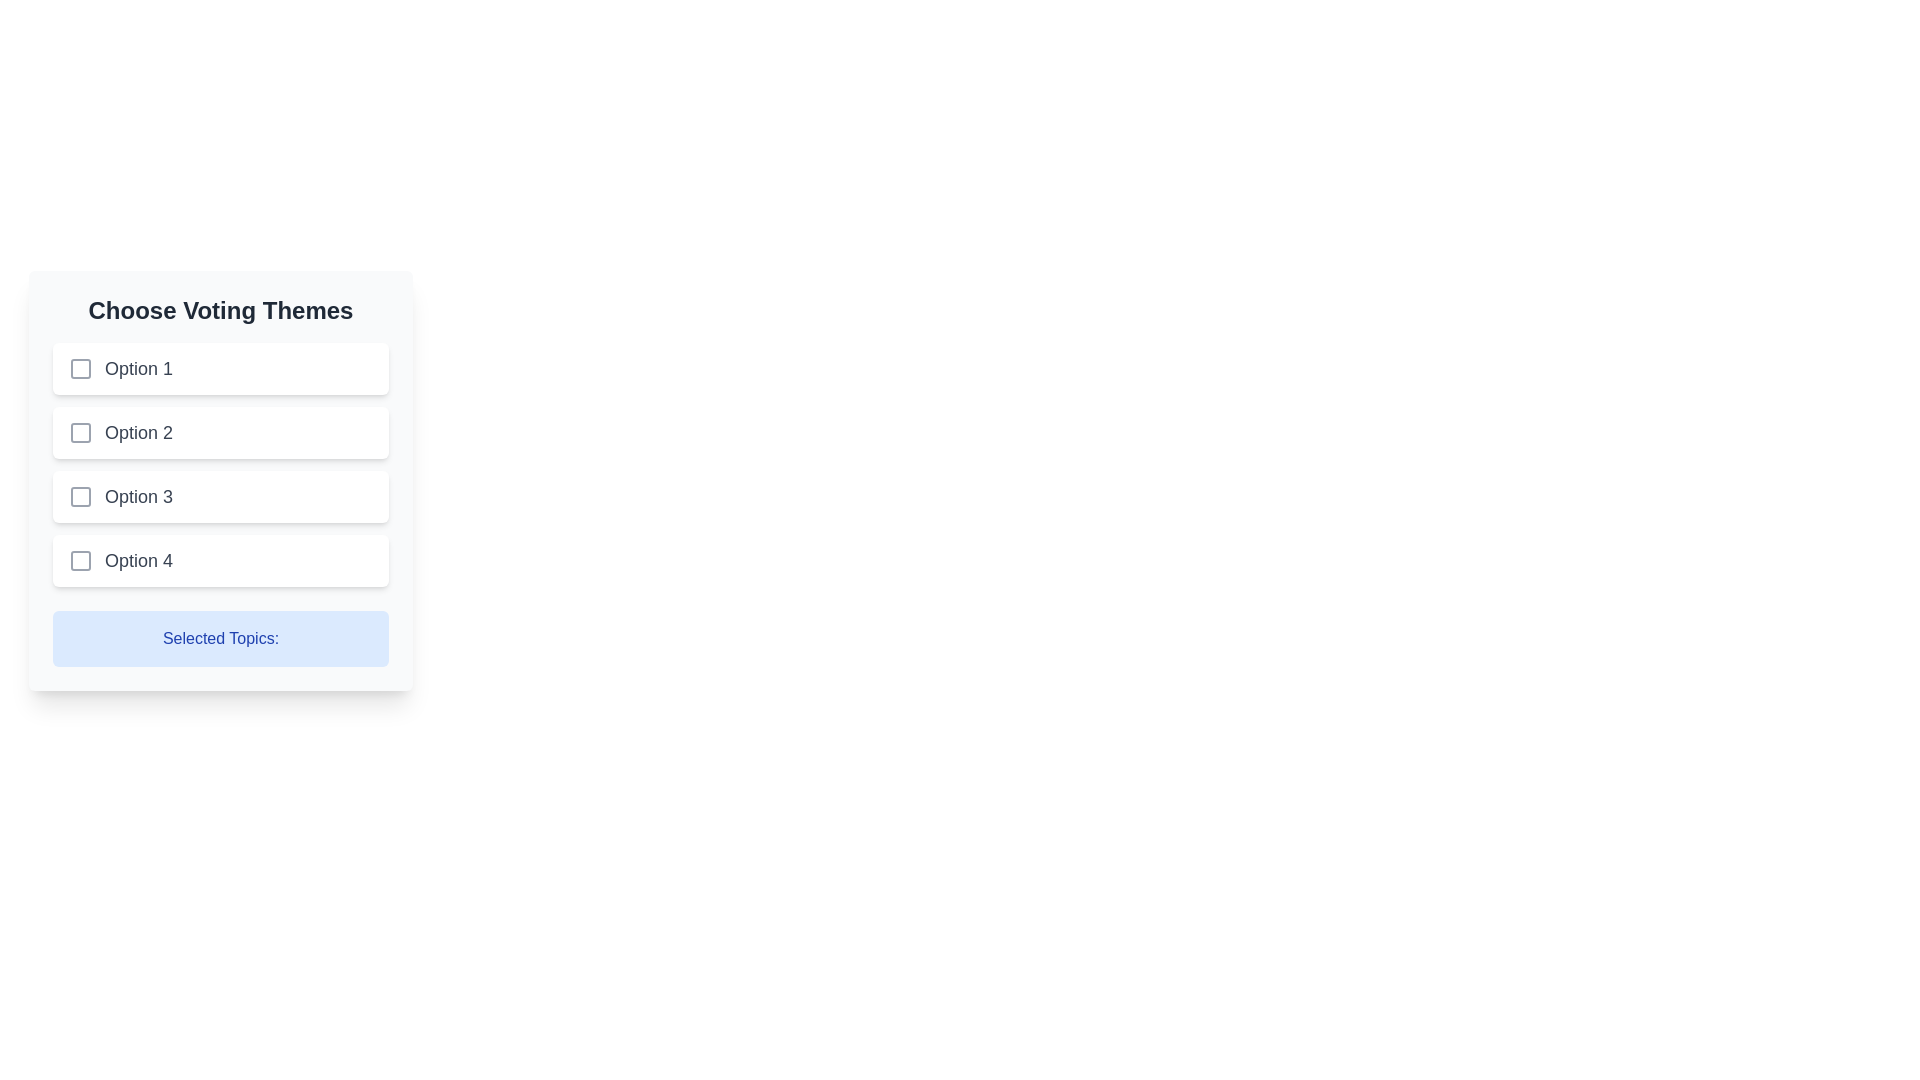 The width and height of the screenshot is (1920, 1080). What do you see at coordinates (220, 639) in the screenshot?
I see `the text label displaying 'Selected Topics:' which is styled in bold blue color and positioned at the bottom of the voting theme selection interface` at bounding box center [220, 639].